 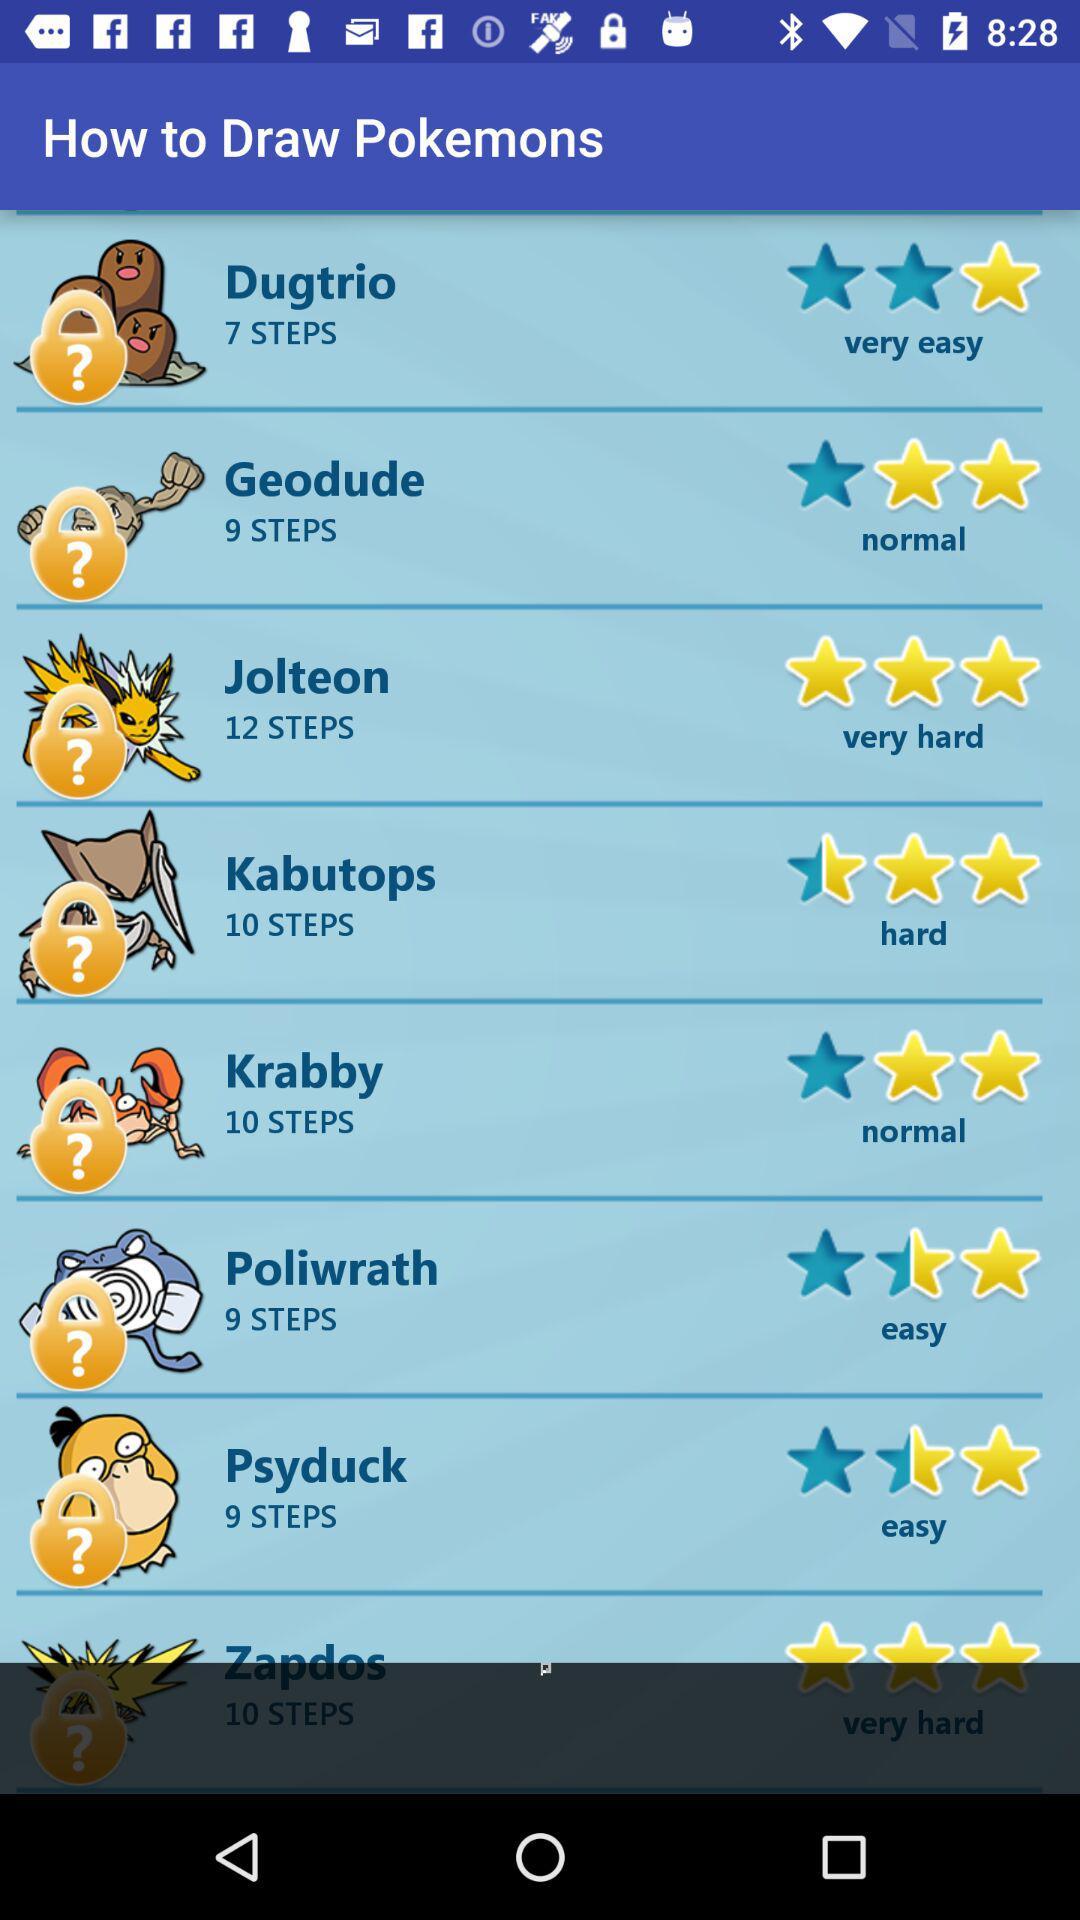 What do you see at coordinates (914, 1458) in the screenshot?
I see `top of easy` at bounding box center [914, 1458].